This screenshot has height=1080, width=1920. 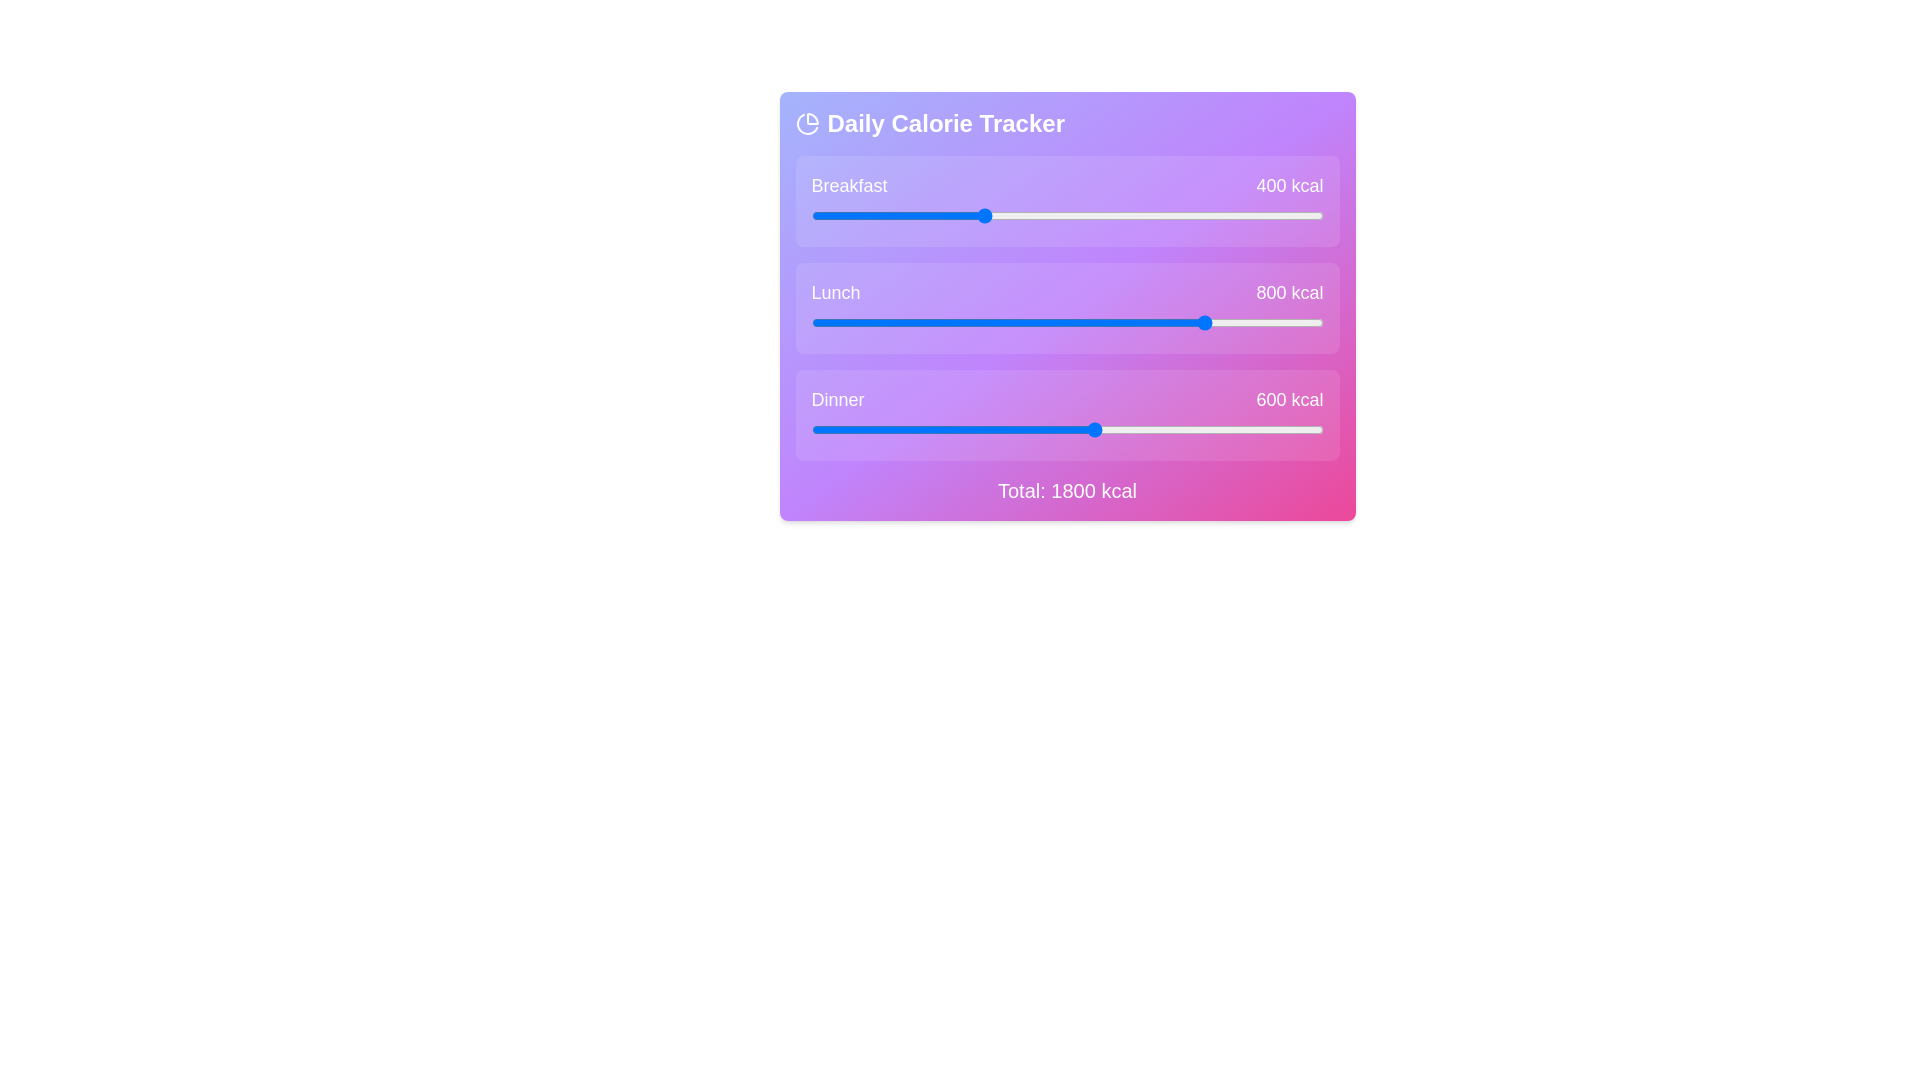 I want to click on the calorie value for breakfast, so click(x=1030, y=216).